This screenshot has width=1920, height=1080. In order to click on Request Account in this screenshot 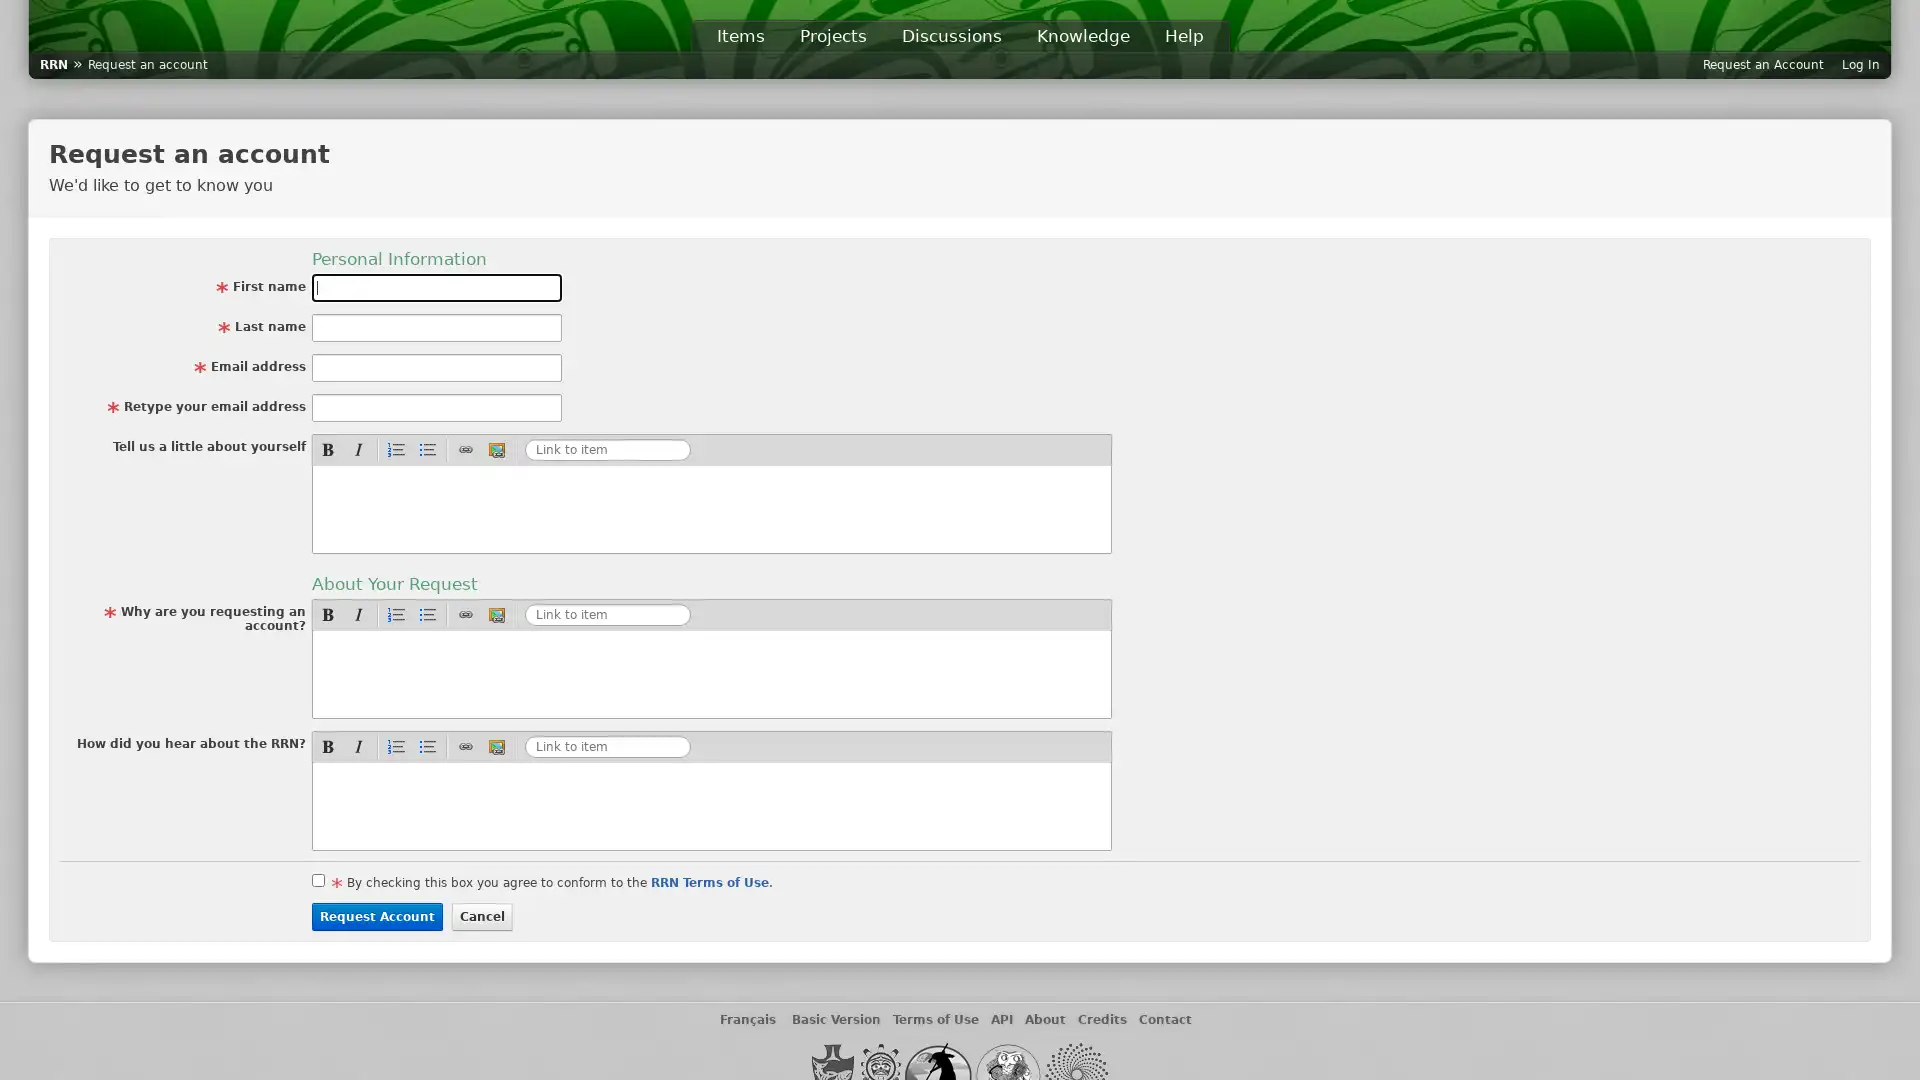, I will do `click(377, 917)`.